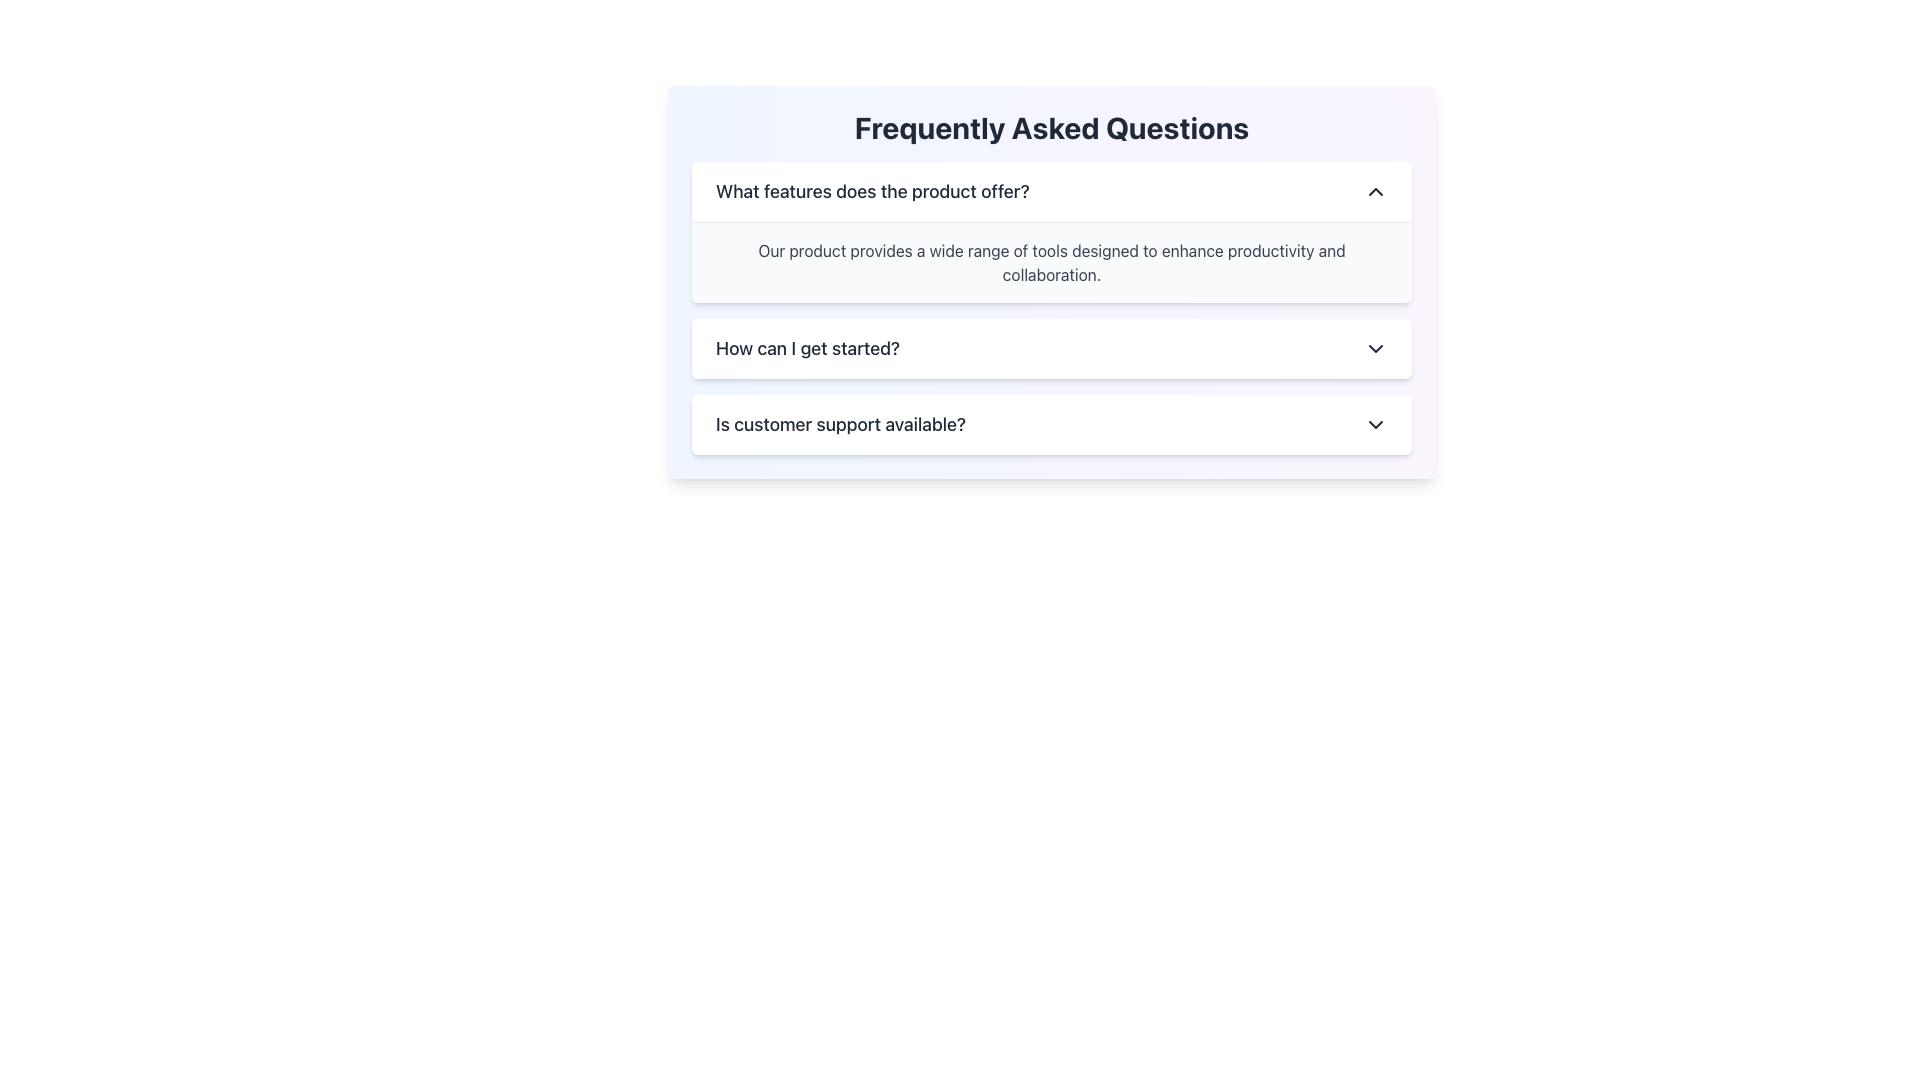  Describe the element at coordinates (1375, 423) in the screenshot. I see `the downward-pointing chevron icon located to the right of the text 'Is customer support available?'` at that location.